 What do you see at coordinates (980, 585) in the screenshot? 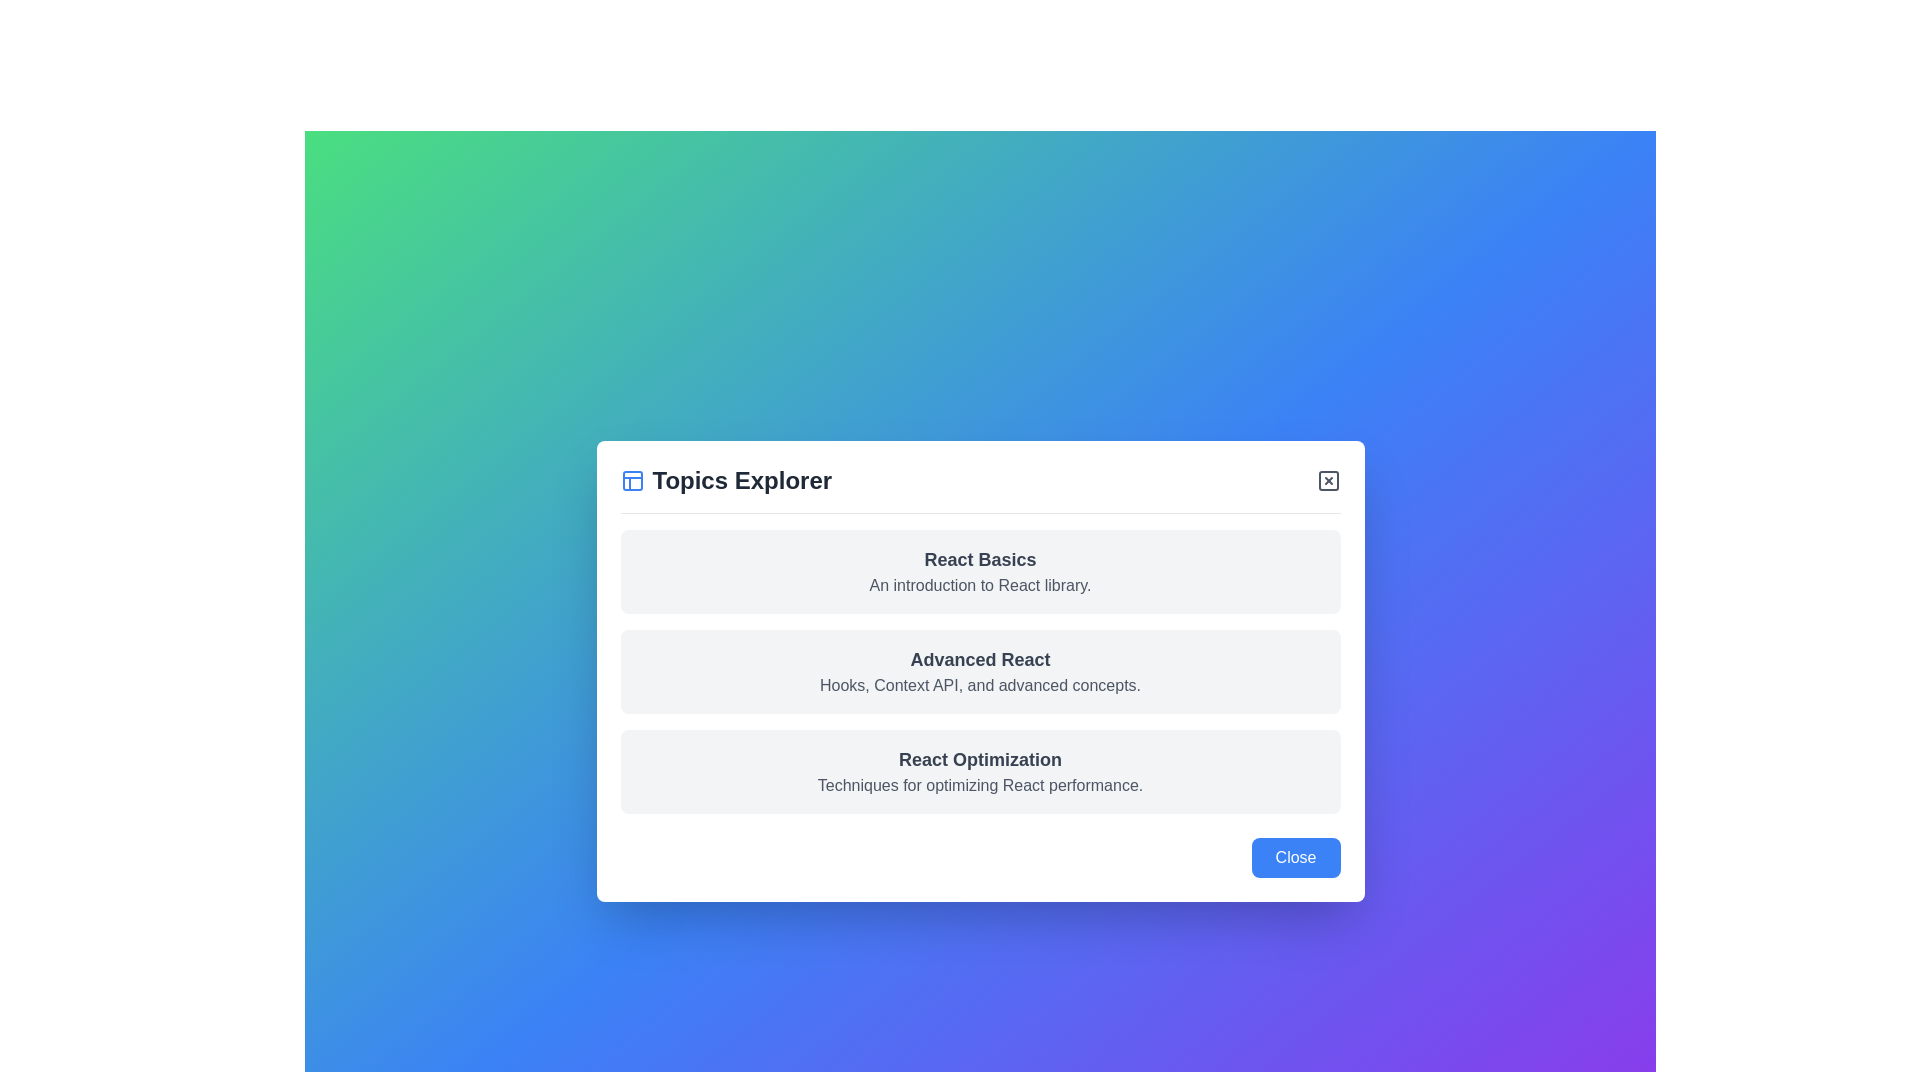
I see `text 'An introduction to React library.' which is styled with a gray font and positioned below the heading 'React Basics' in a modal interface` at bounding box center [980, 585].